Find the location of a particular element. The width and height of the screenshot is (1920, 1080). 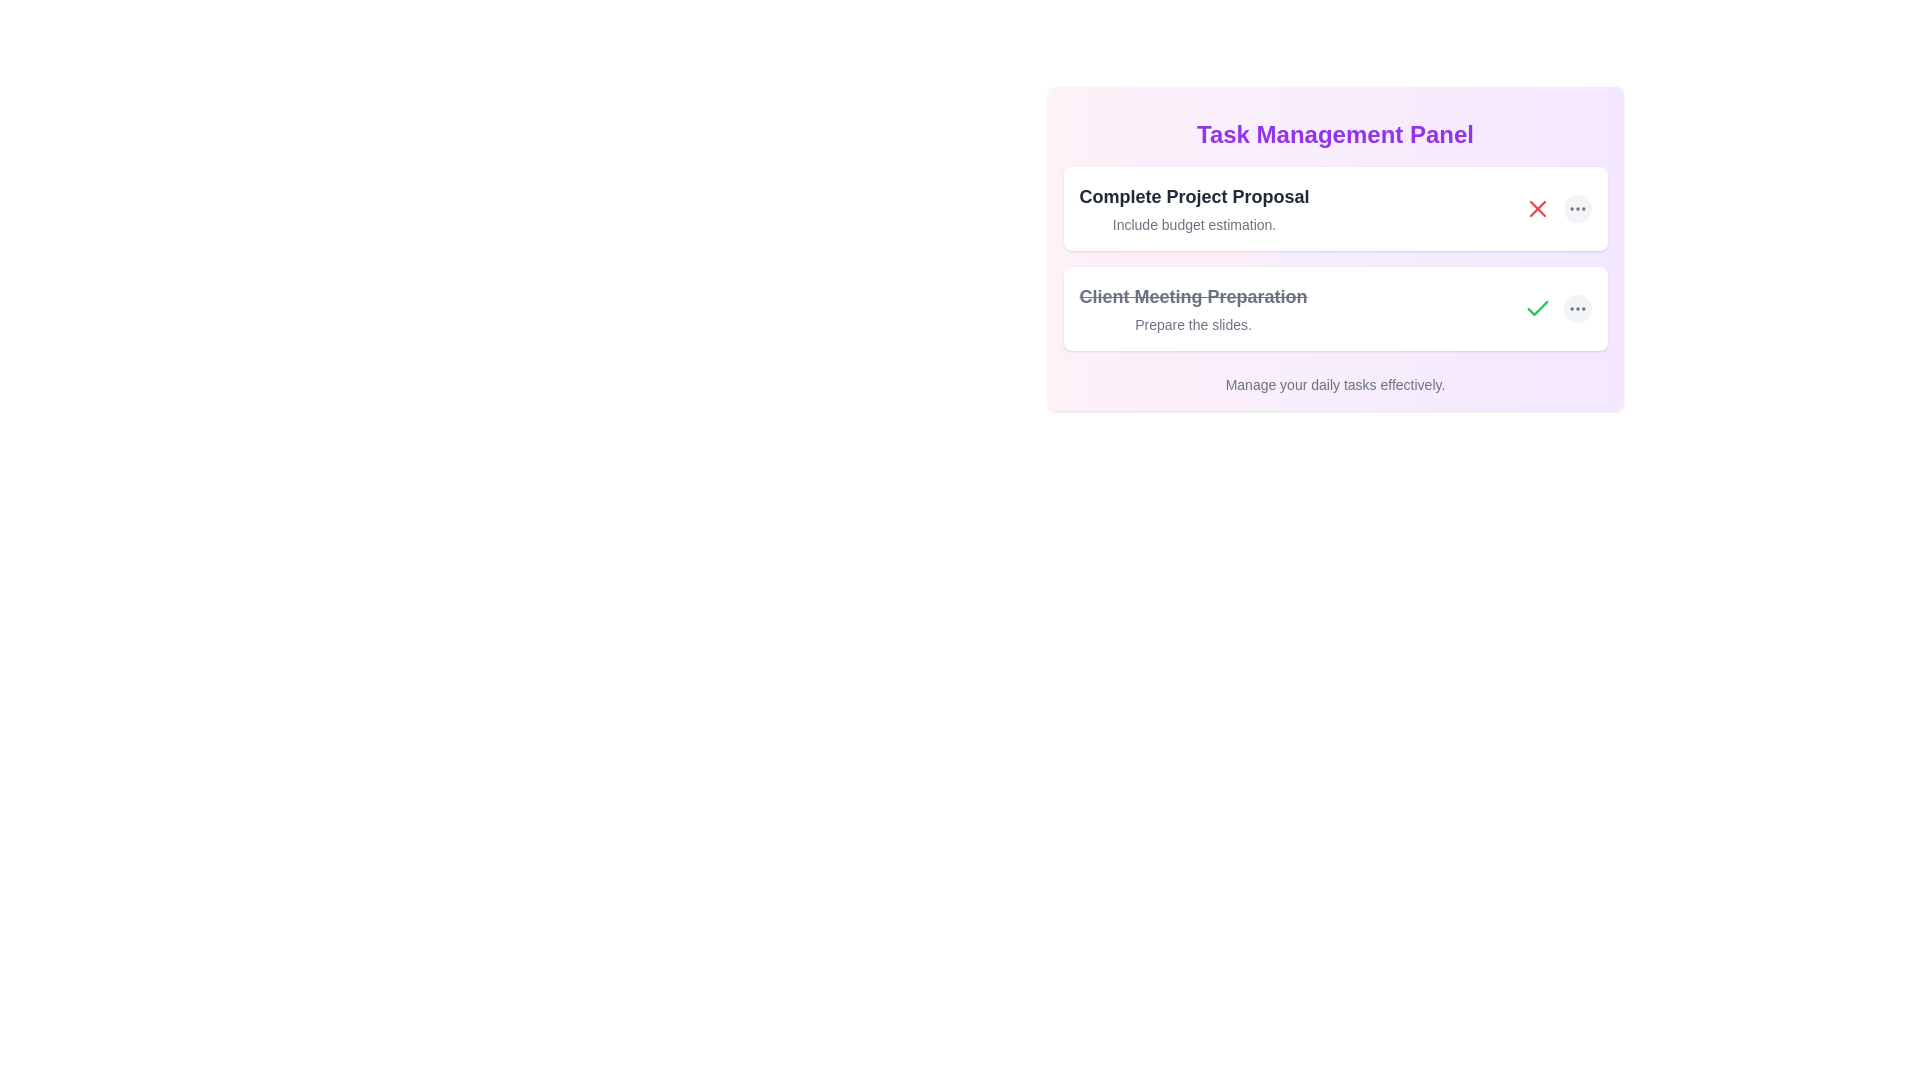

the second task card in the Task Management Panel is located at coordinates (1335, 308).